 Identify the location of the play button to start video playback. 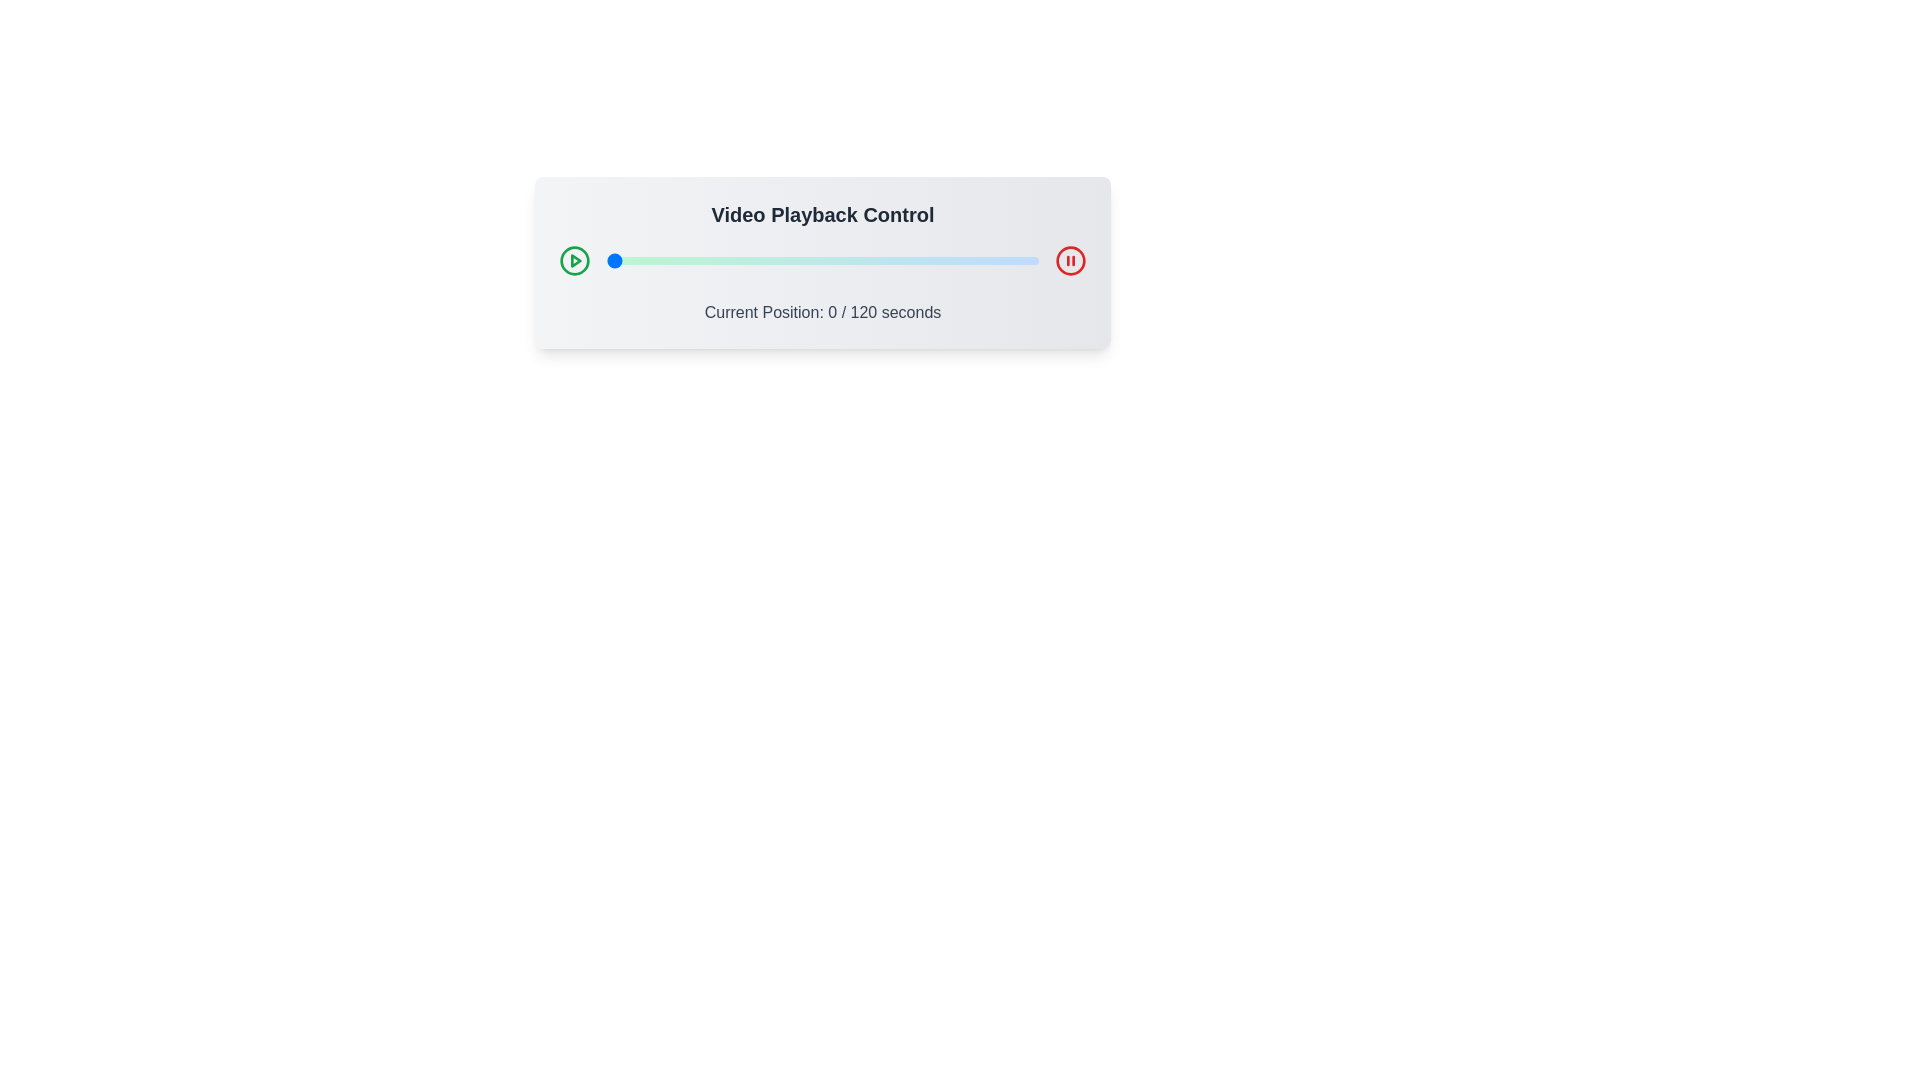
(574, 260).